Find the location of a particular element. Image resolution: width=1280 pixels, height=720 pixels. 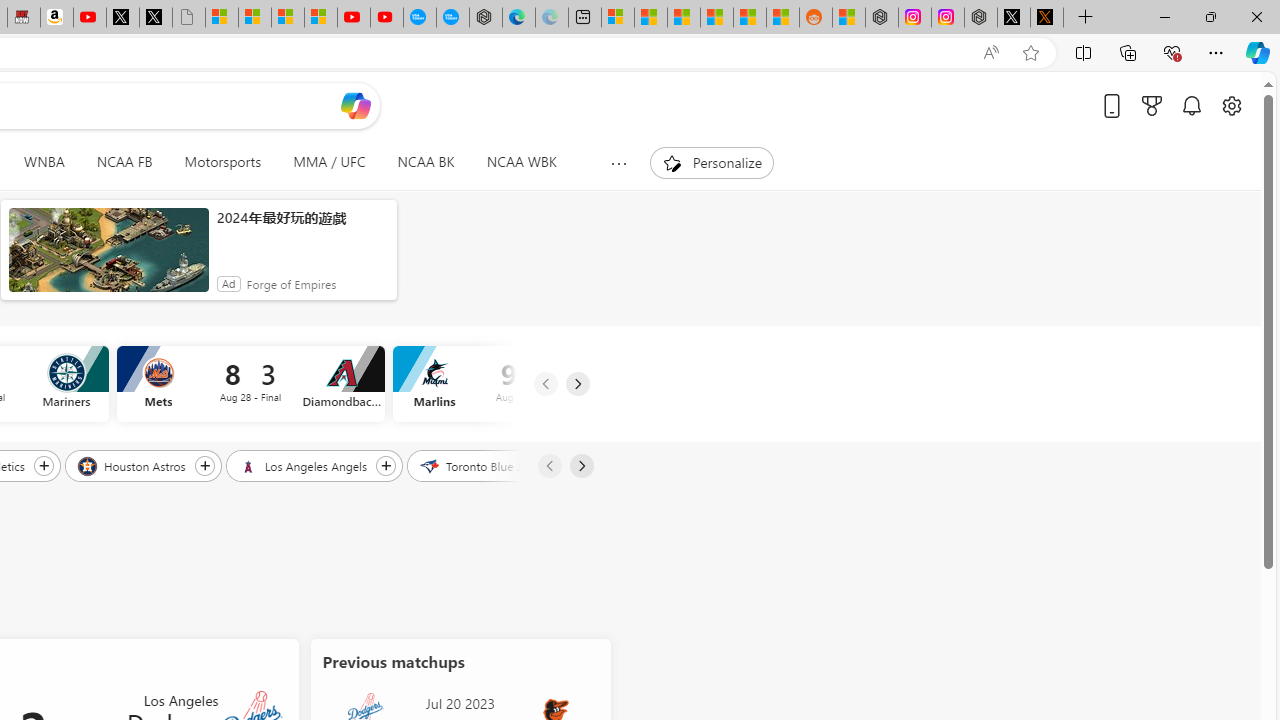

'Show more topics' is located at coordinates (617, 162).